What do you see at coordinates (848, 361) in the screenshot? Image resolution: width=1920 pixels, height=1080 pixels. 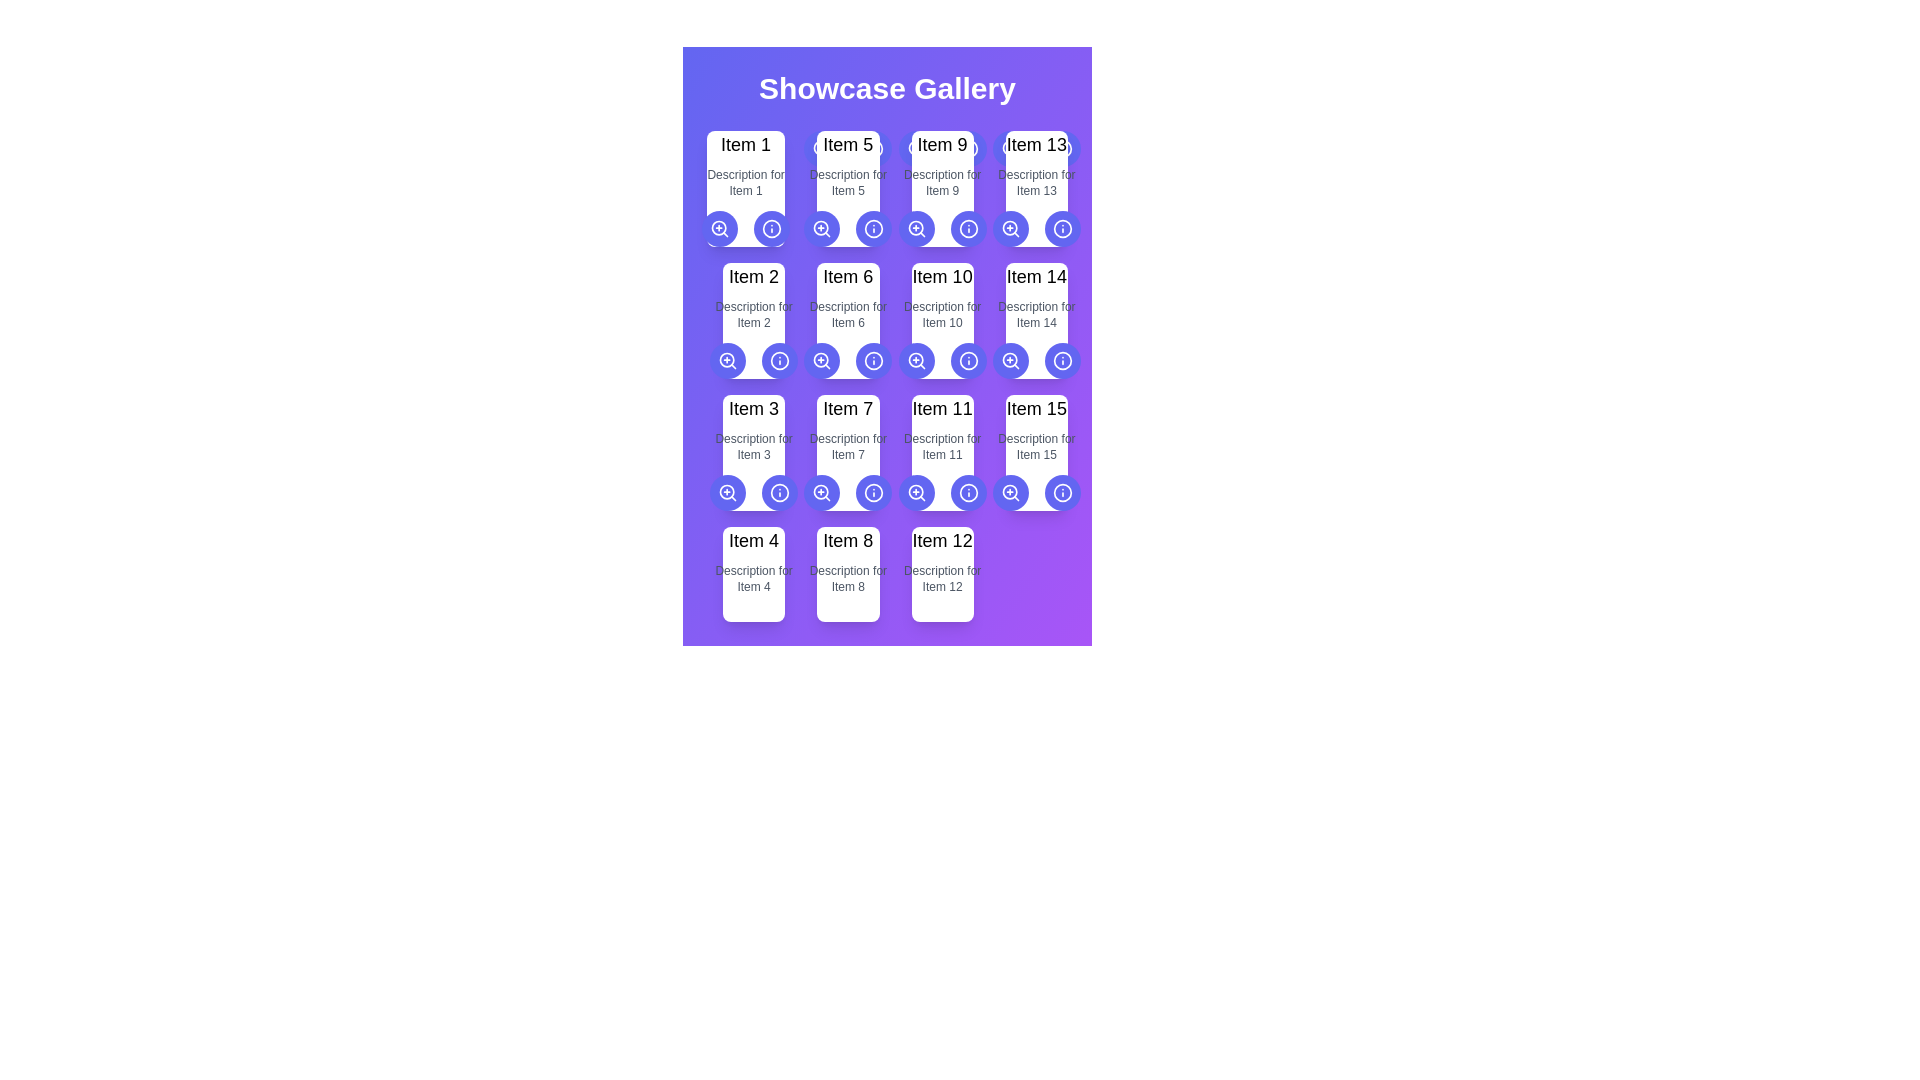 I see `the button-group component` at bounding box center [848, 361].